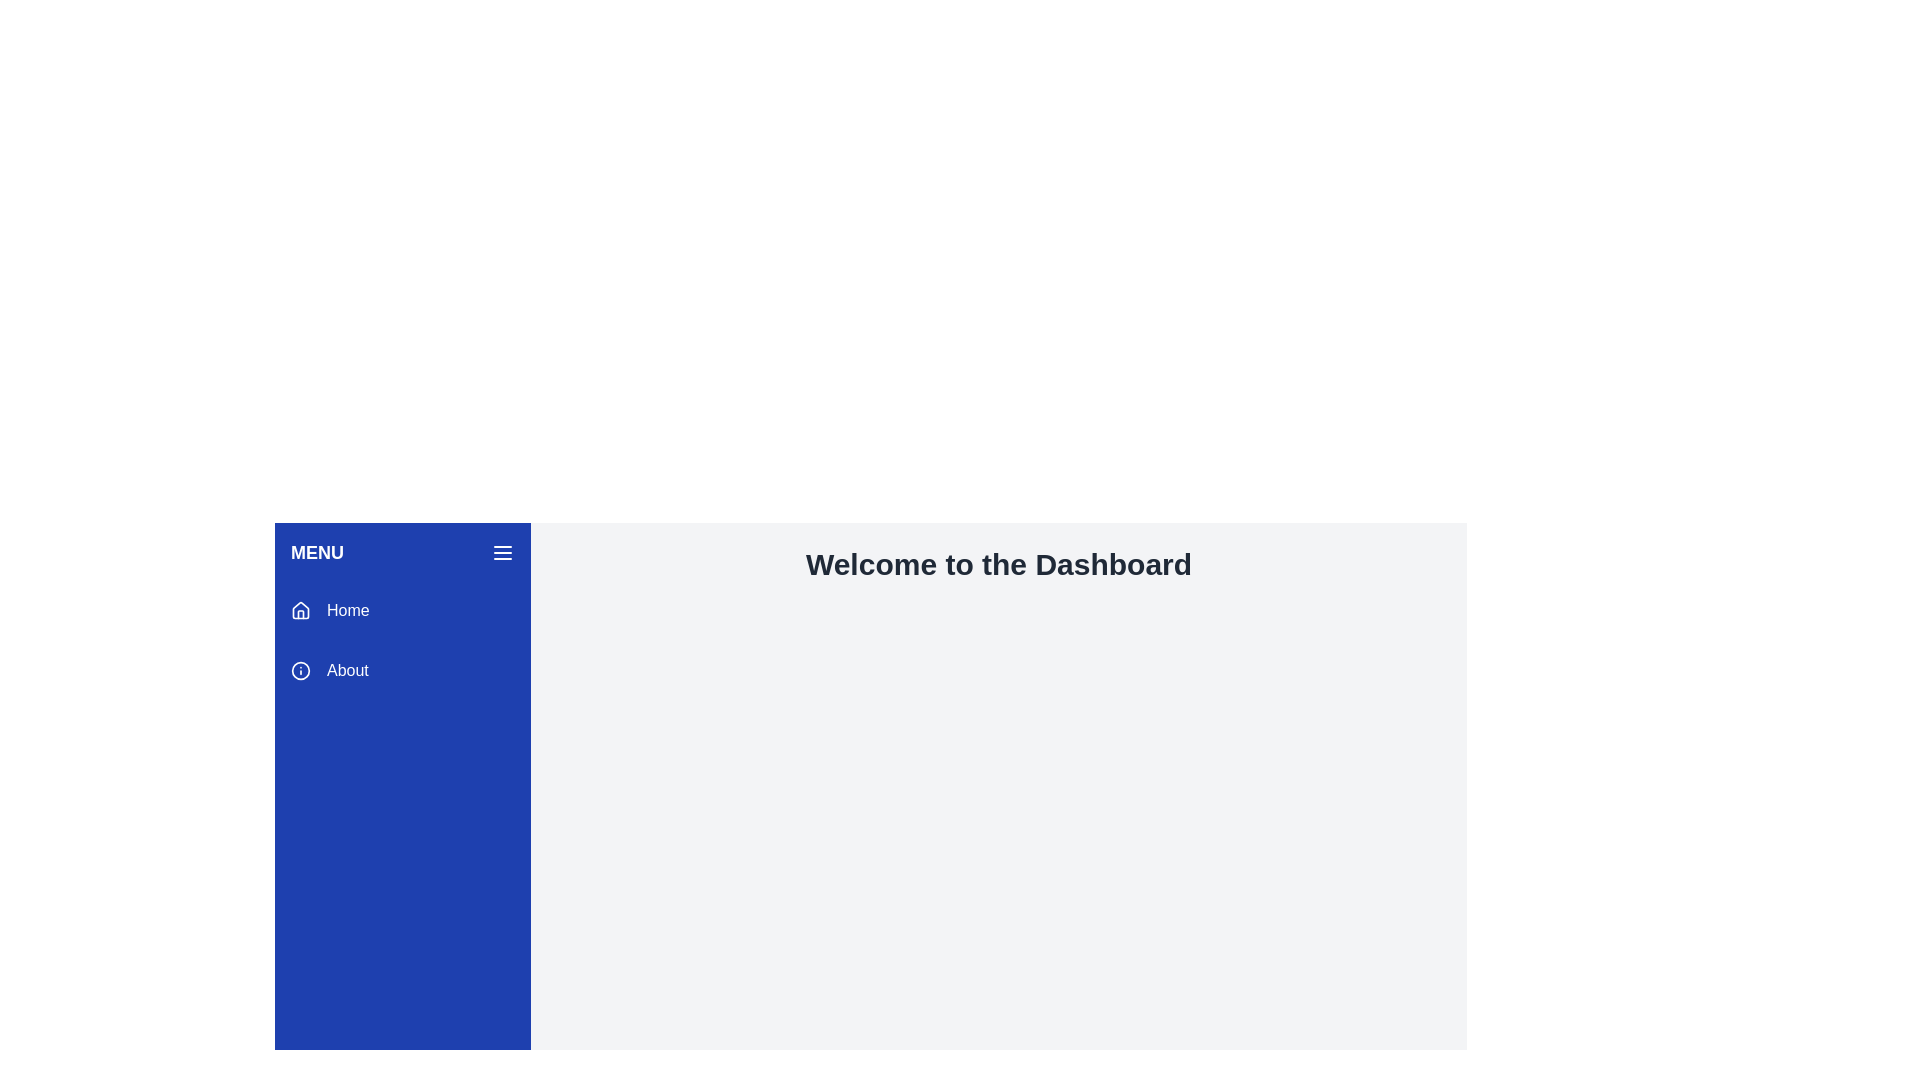  I want to click on decorative Icon element located in the sidebar menu, positioned below the 'Home' section and next to the 'About' text, so click(300, 671).